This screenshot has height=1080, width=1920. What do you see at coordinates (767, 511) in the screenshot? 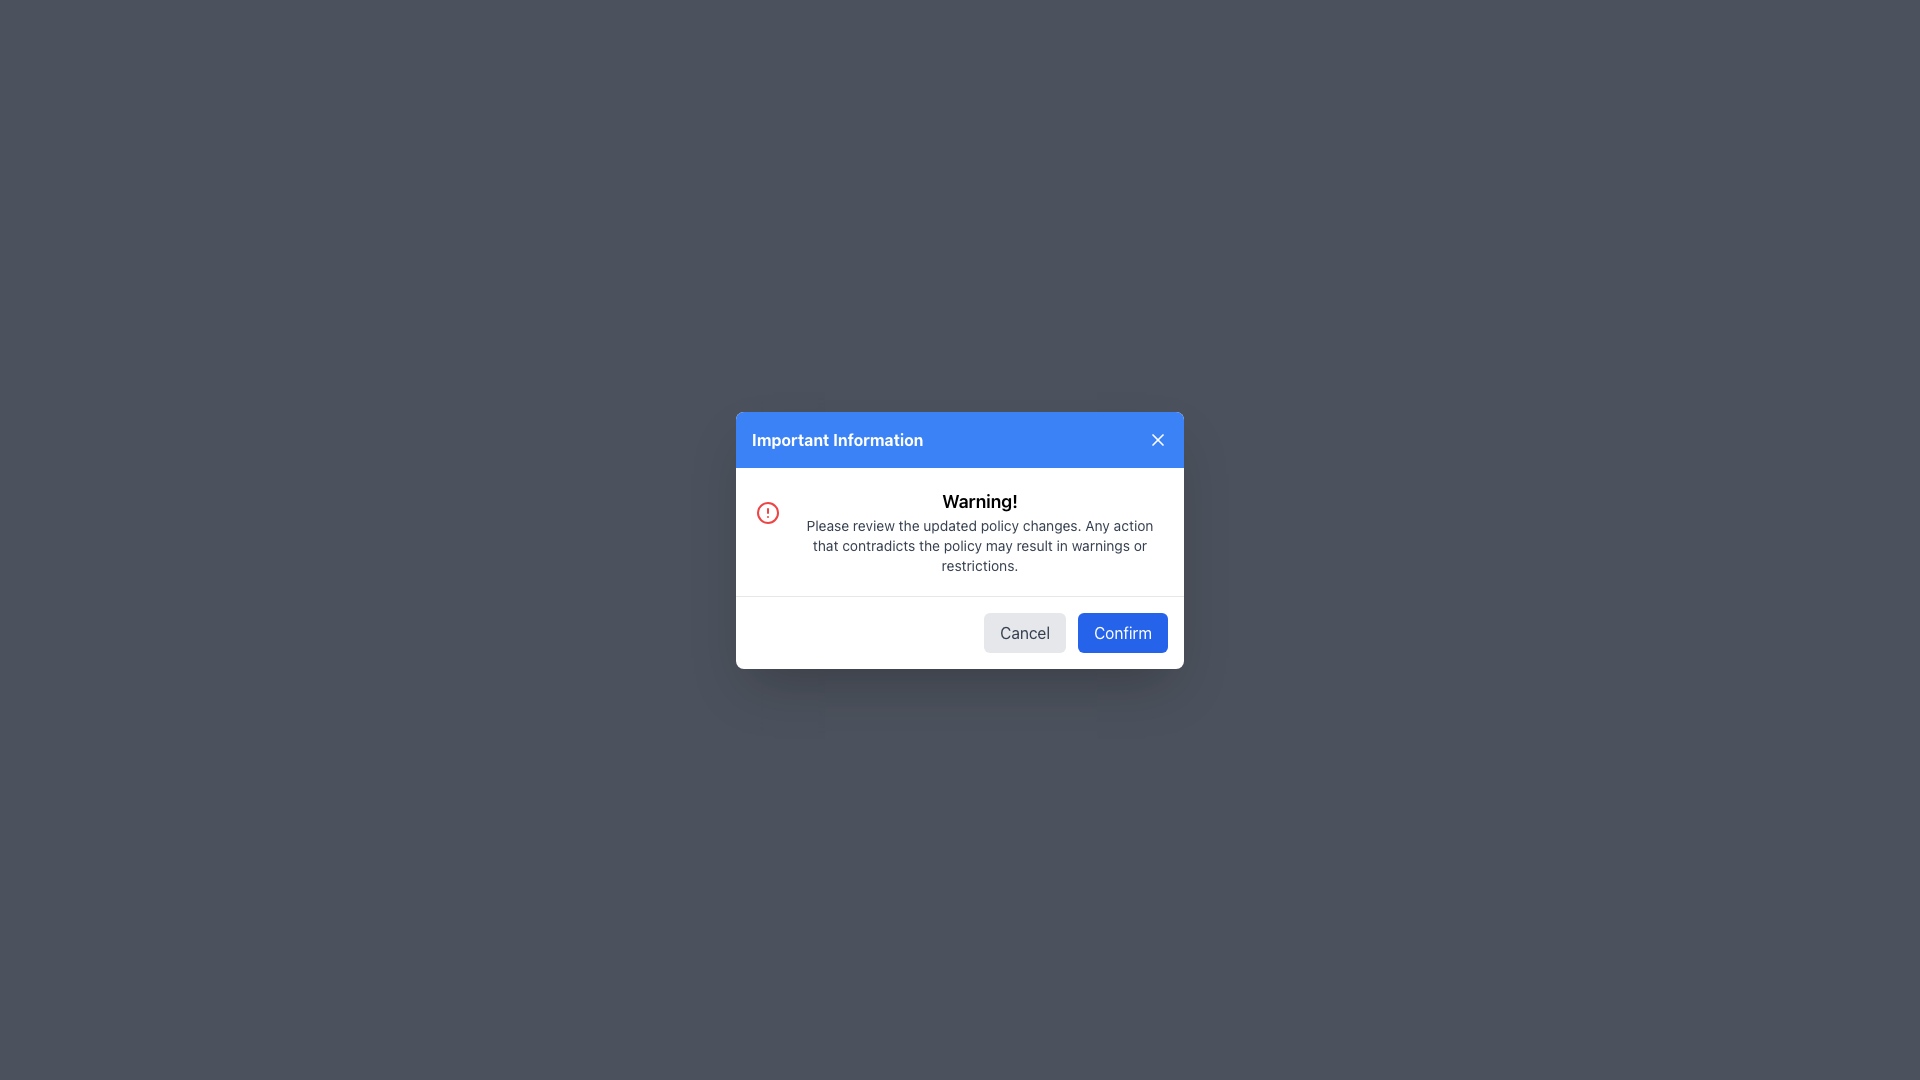
I see `the small circular icon with a red stroke and white fill, which serves as a visual alert and is aligned to the left of the 'Warning!' header in the 'Important Information' modal` at bounding box center [767, 511].